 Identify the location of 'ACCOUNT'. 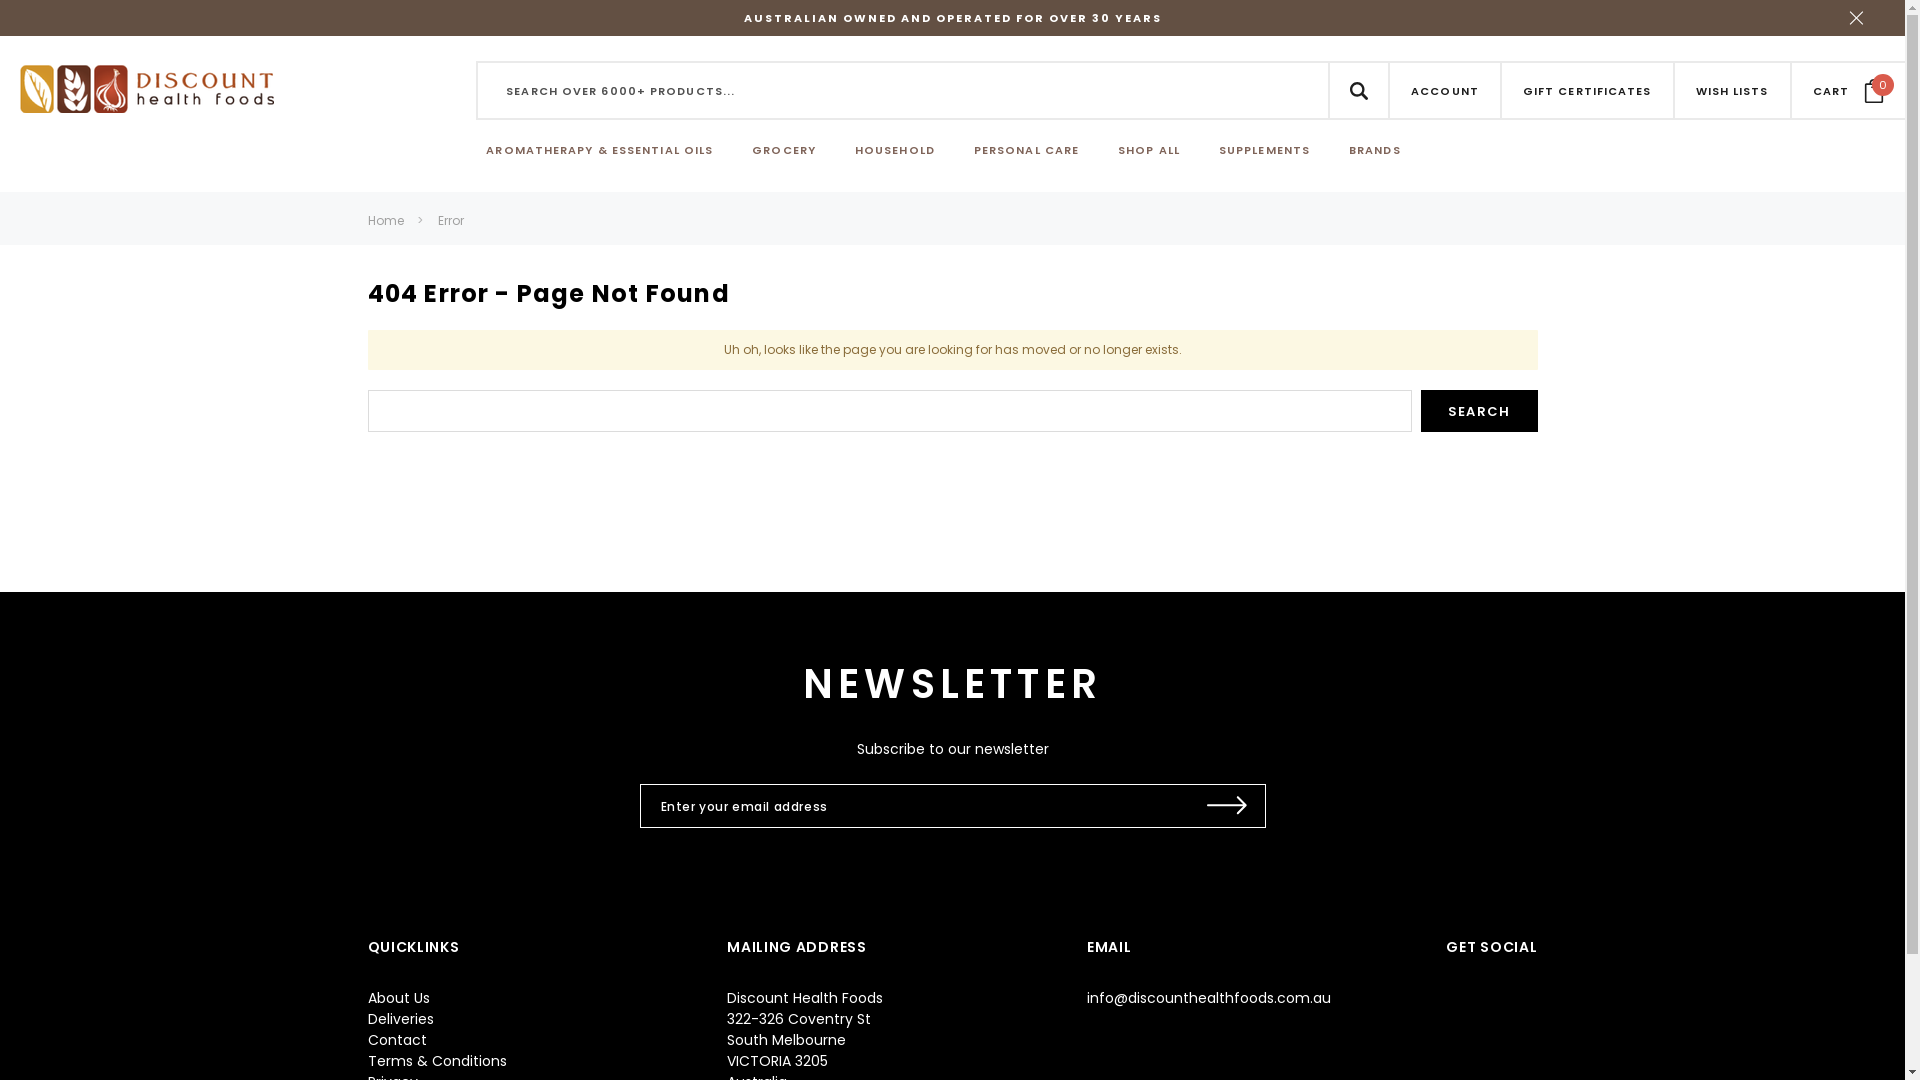
(1444, 90).